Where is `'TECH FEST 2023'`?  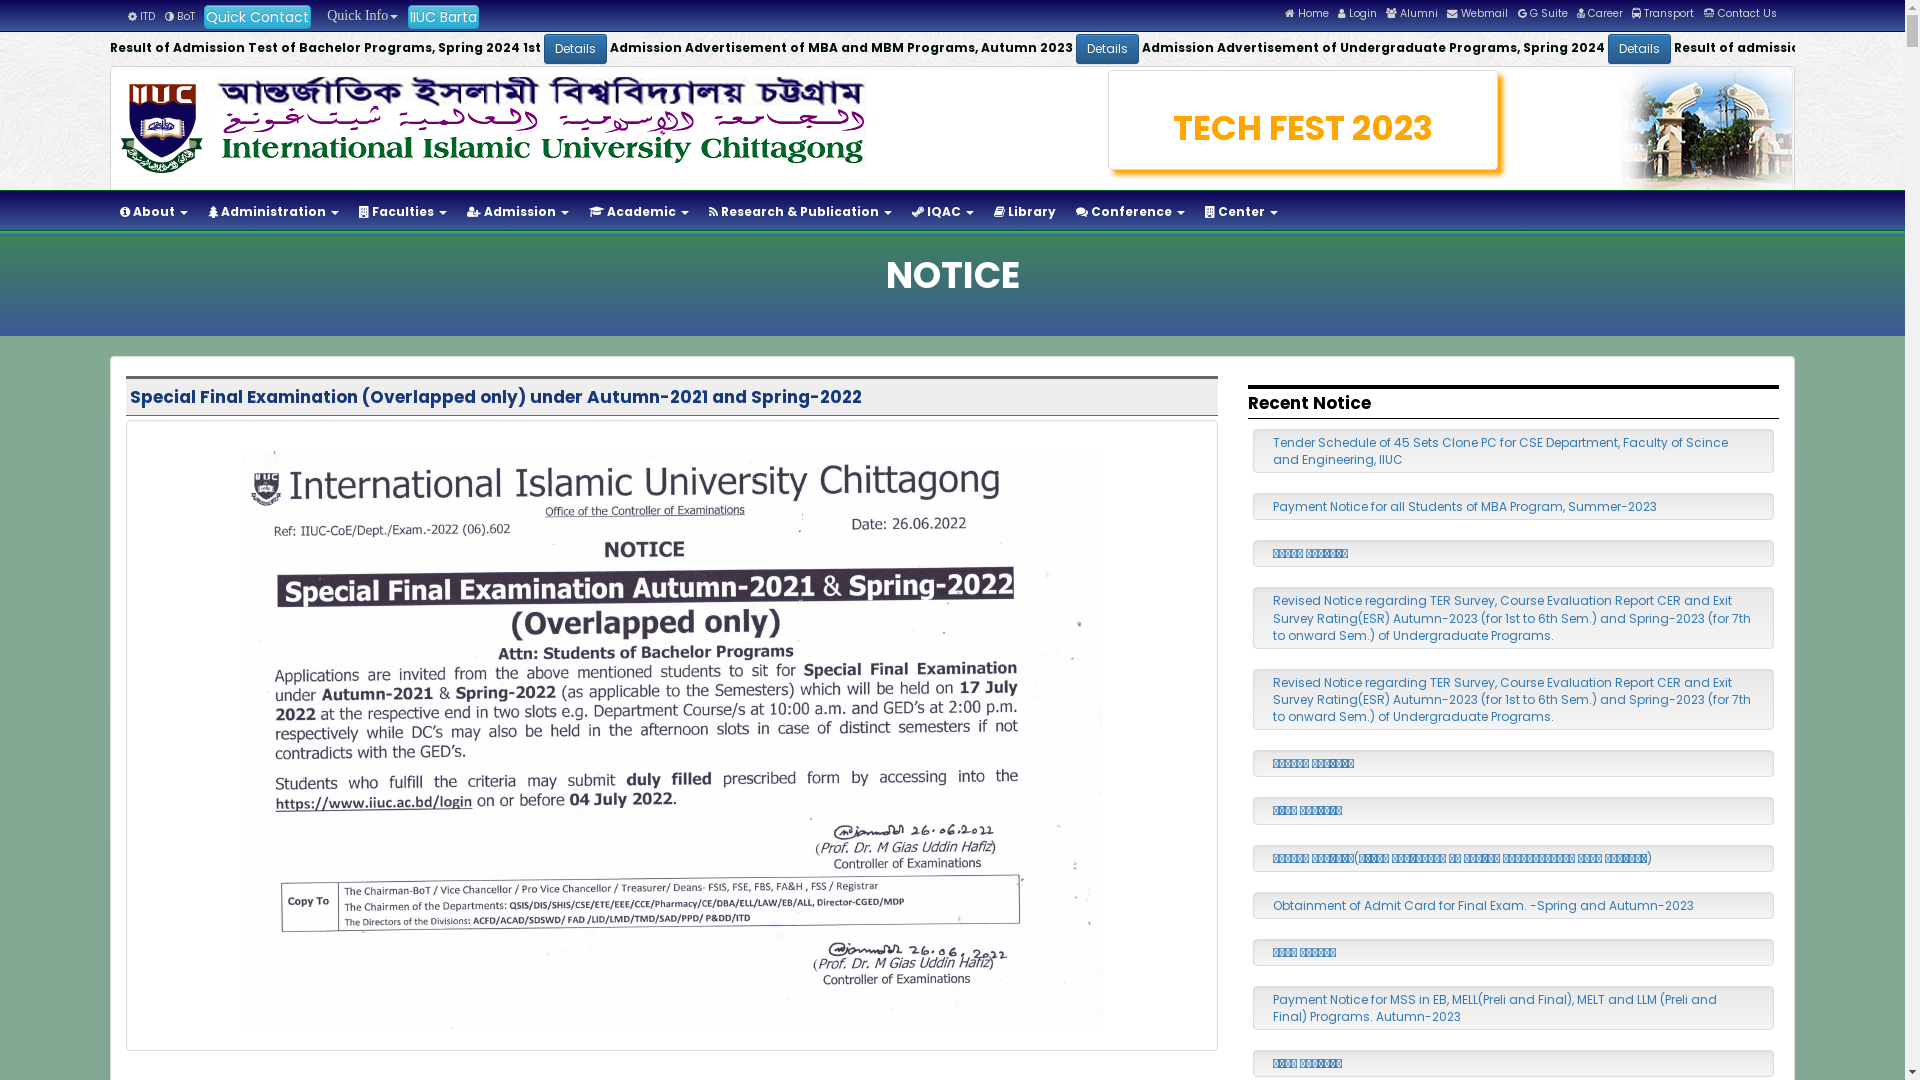 'TECH FEST 2023' is located at coordinates (1303, 128).